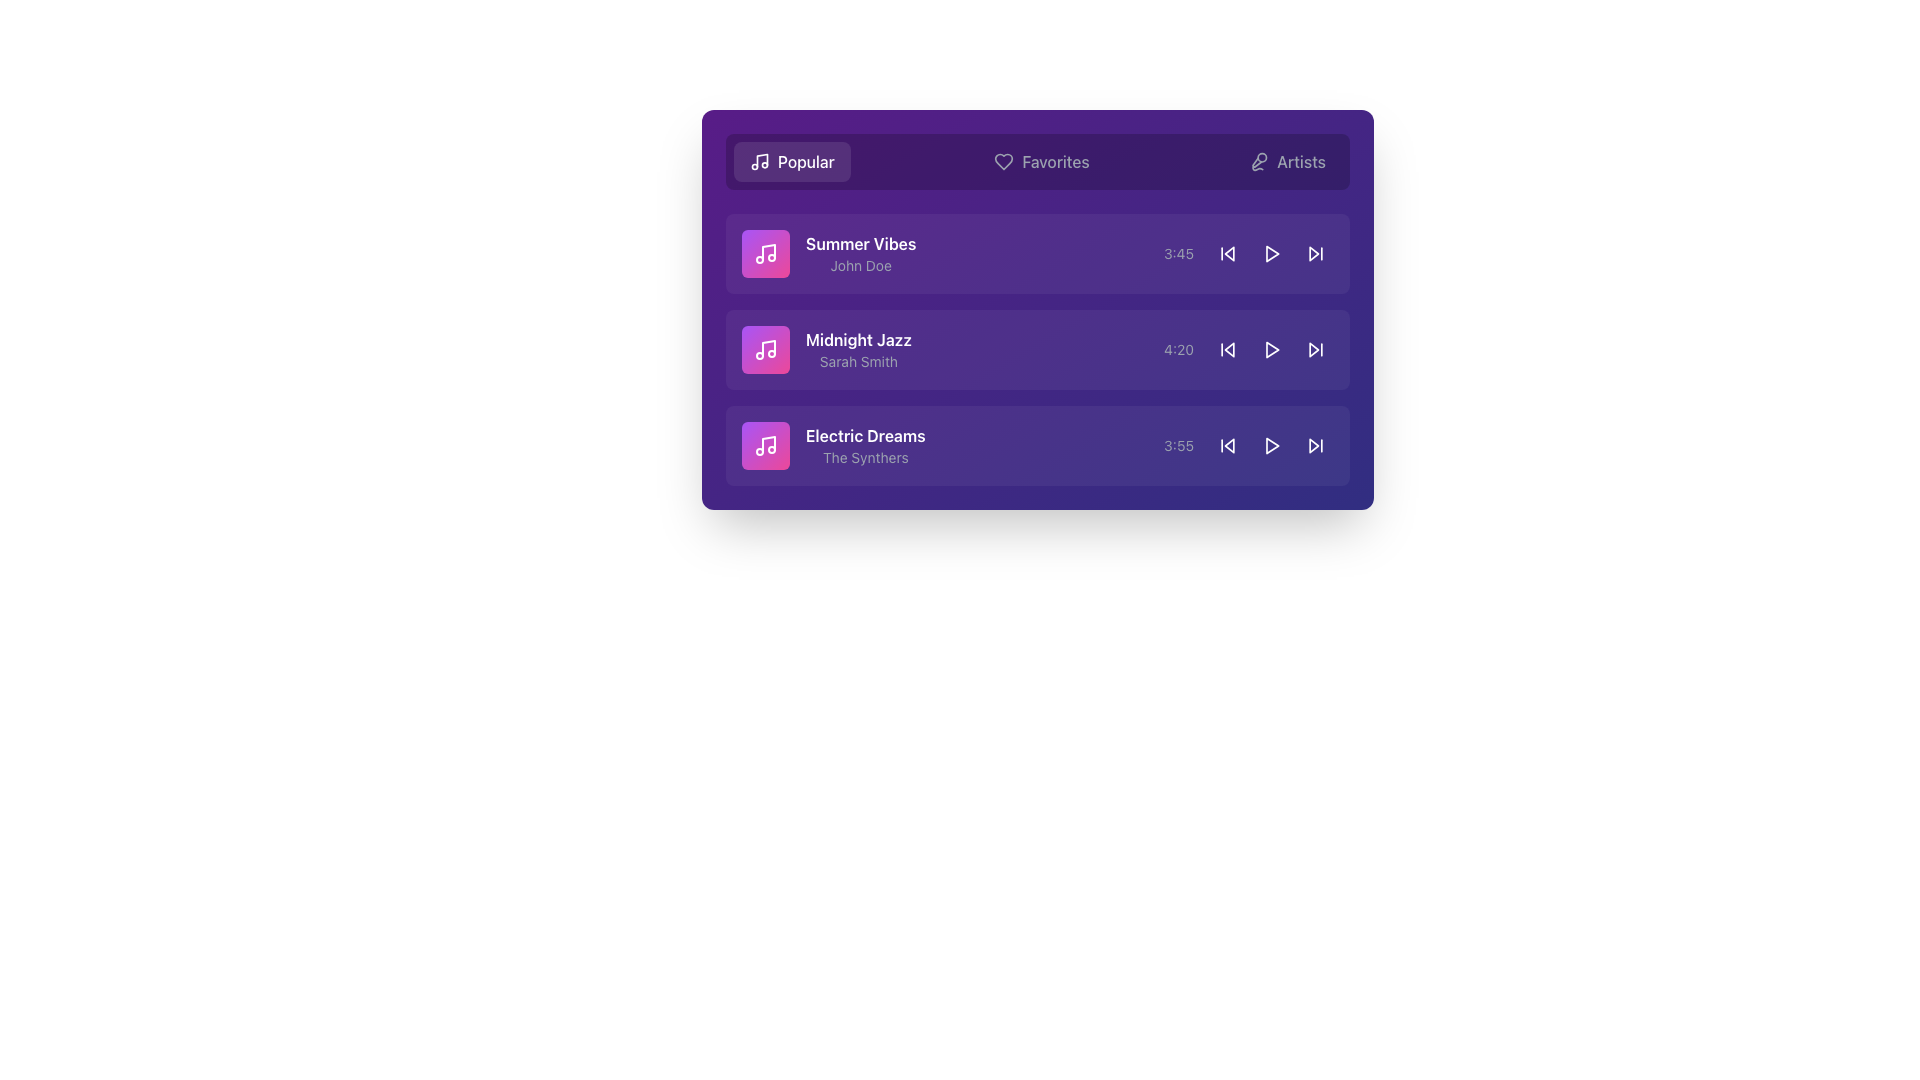 This screenshot has width=1920, height=1080. I want to click on the first musical note icon, which is styled in white against a purple-pink gradient background, located to the left of the first song name in the list, so click(765, 253).